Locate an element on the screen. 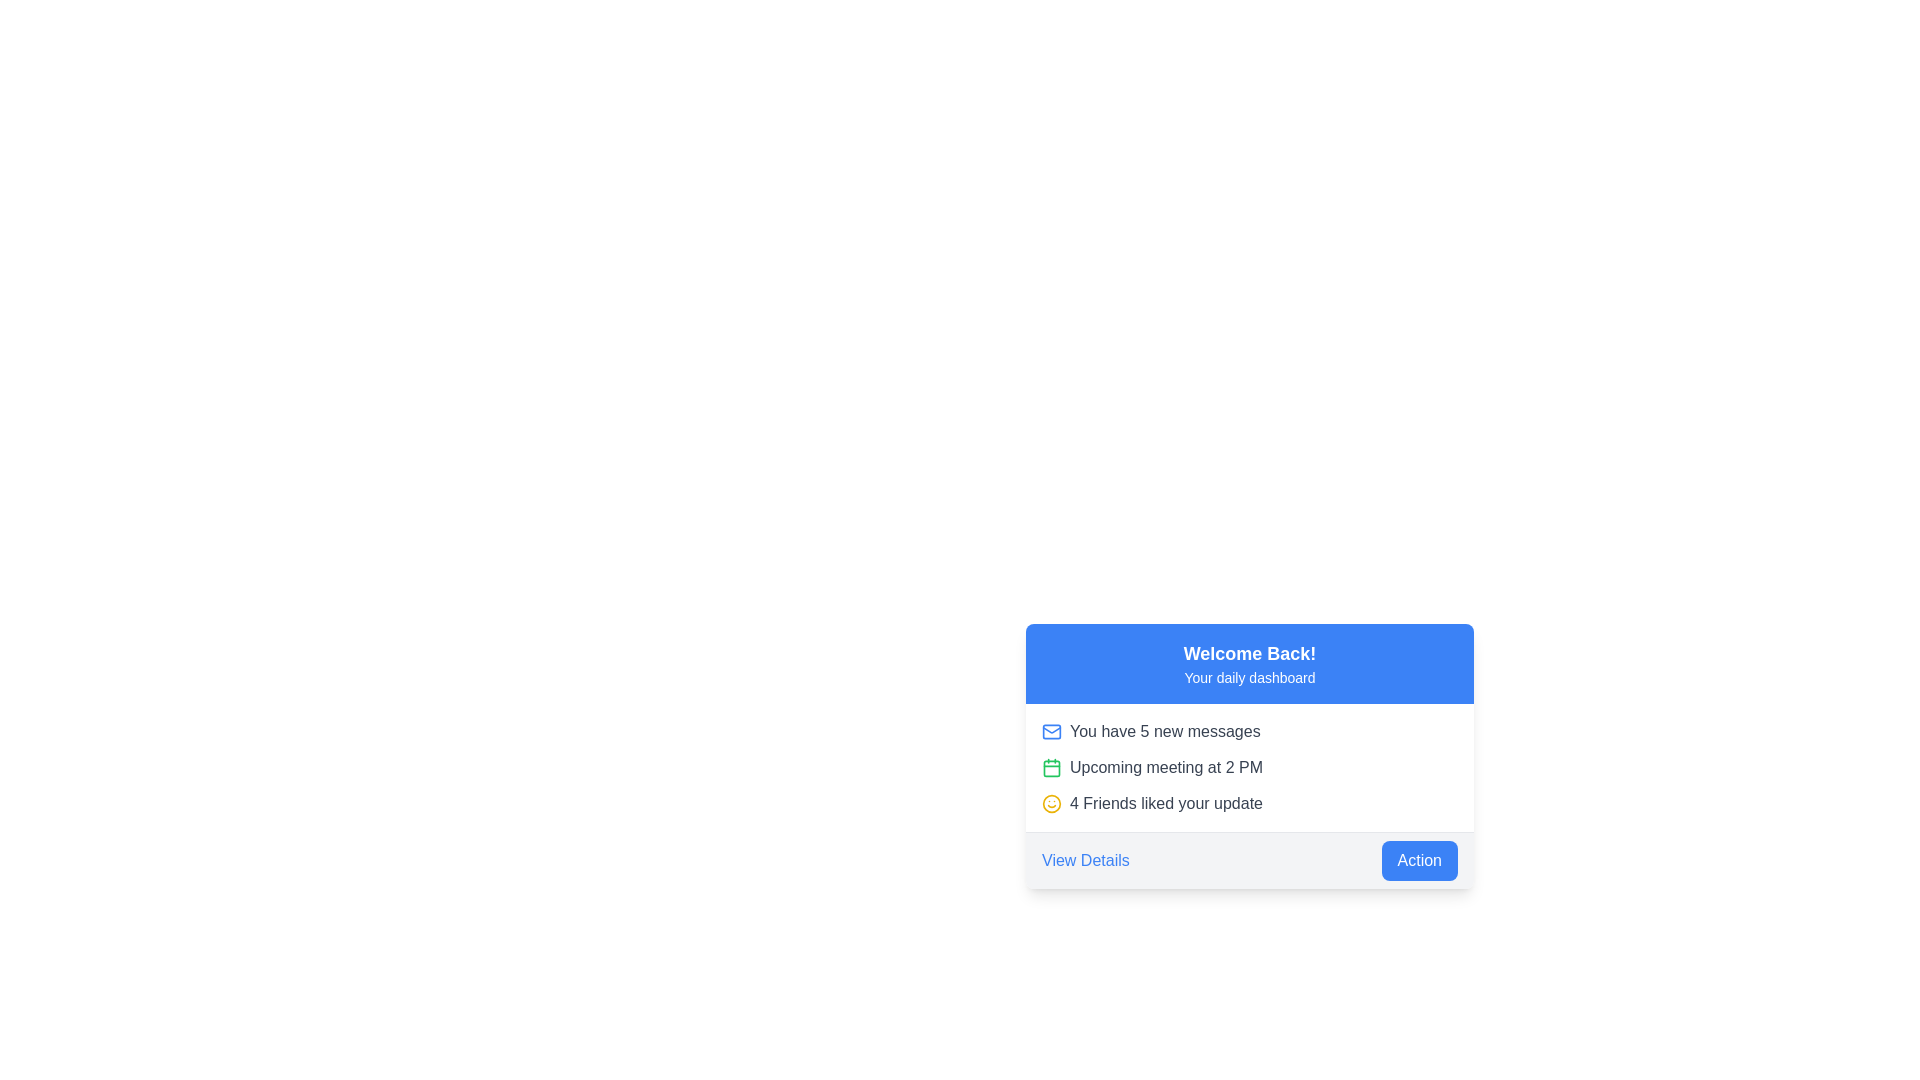 The width and height of the screenshot is (1920, 1080). the notification text label that indicates the number of new messages, located to the right of the blue mail icon is located at coordinates (1165, 732).